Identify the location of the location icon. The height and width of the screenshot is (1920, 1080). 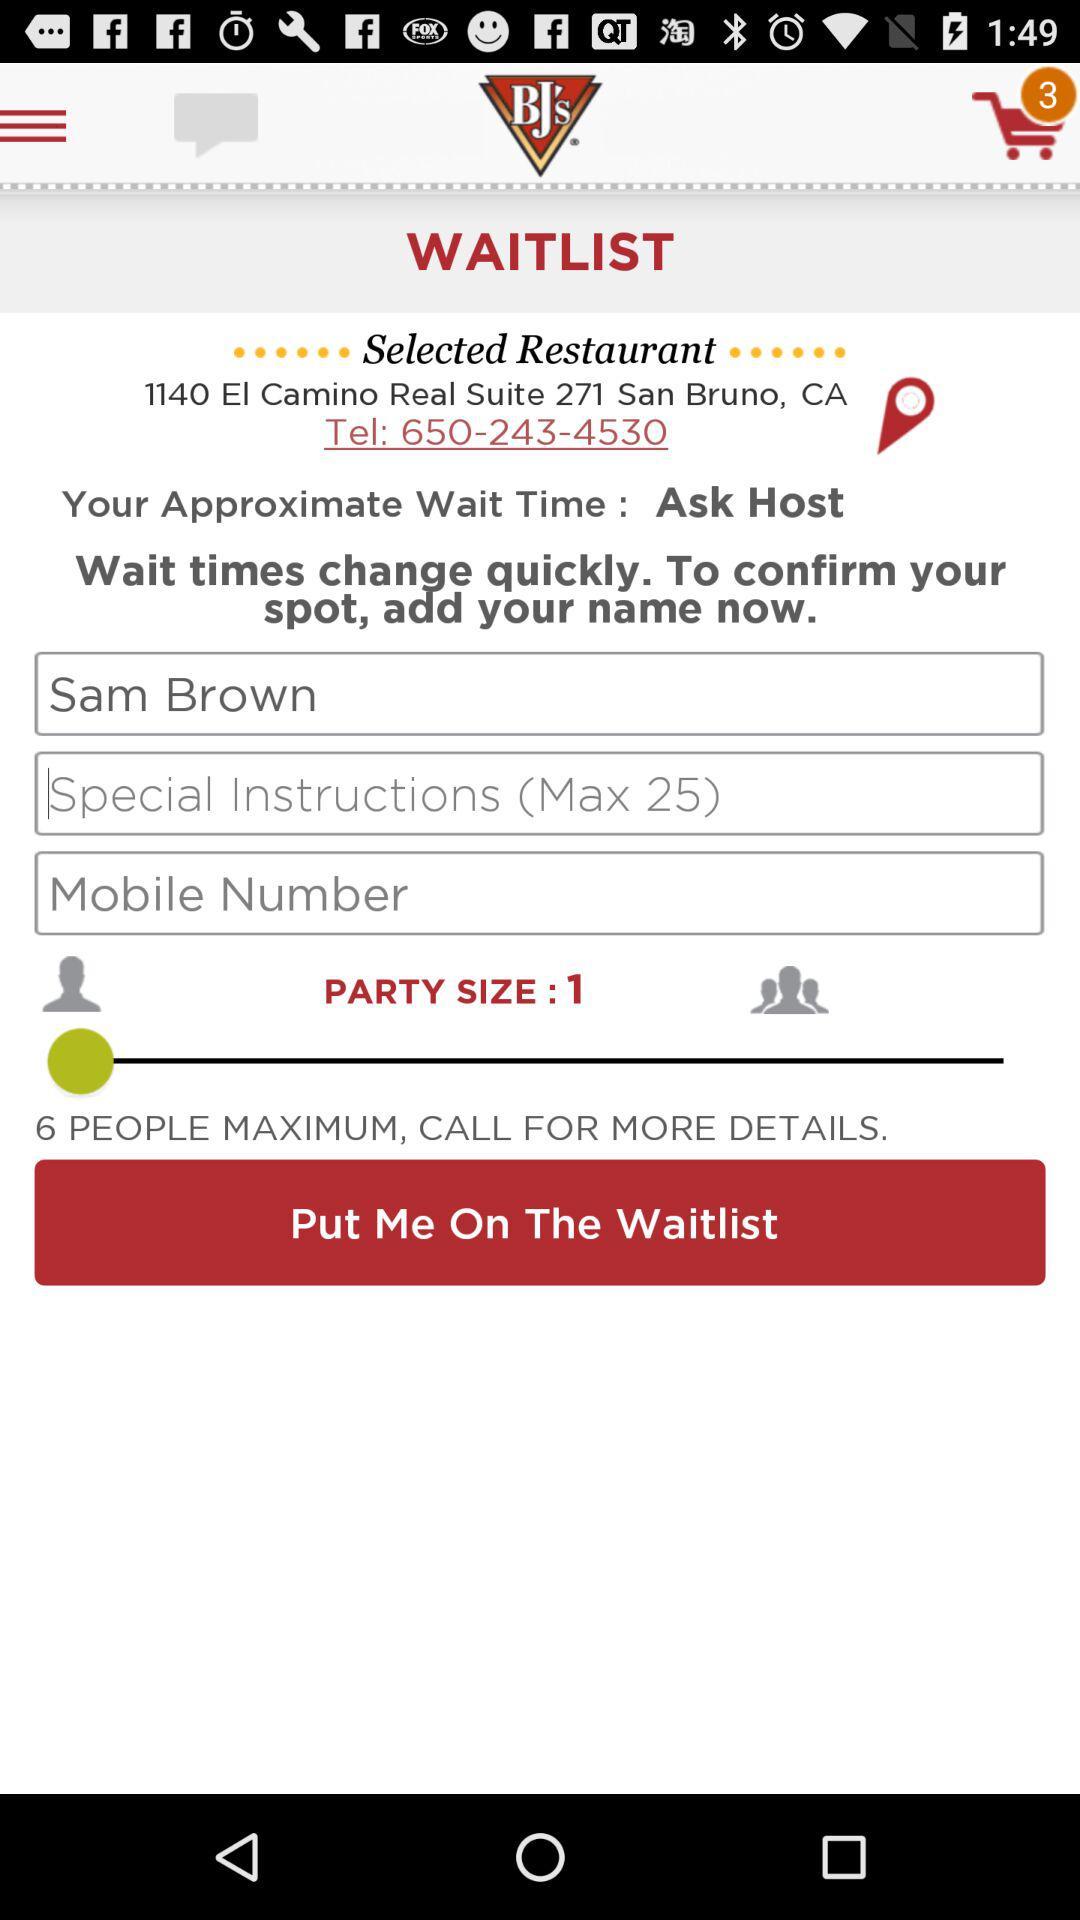
(904, 444).